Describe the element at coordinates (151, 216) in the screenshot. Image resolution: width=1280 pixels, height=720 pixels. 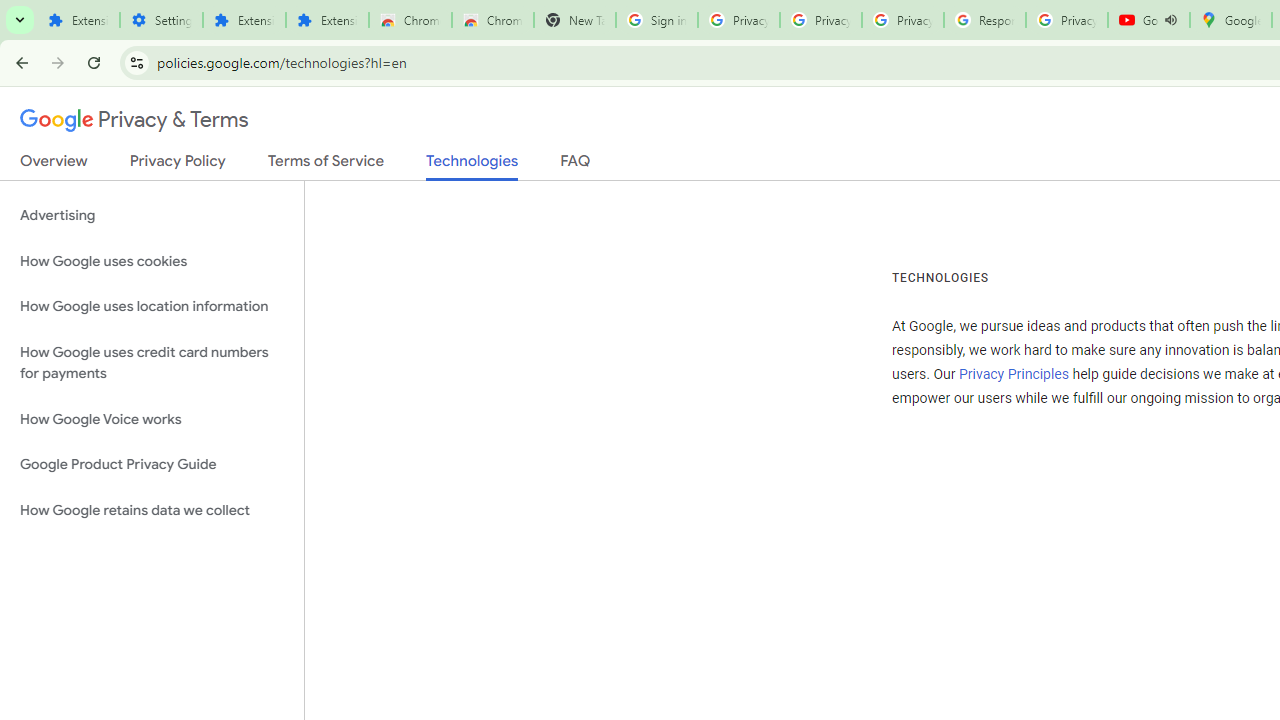
I see `'Advertising'` at that location.